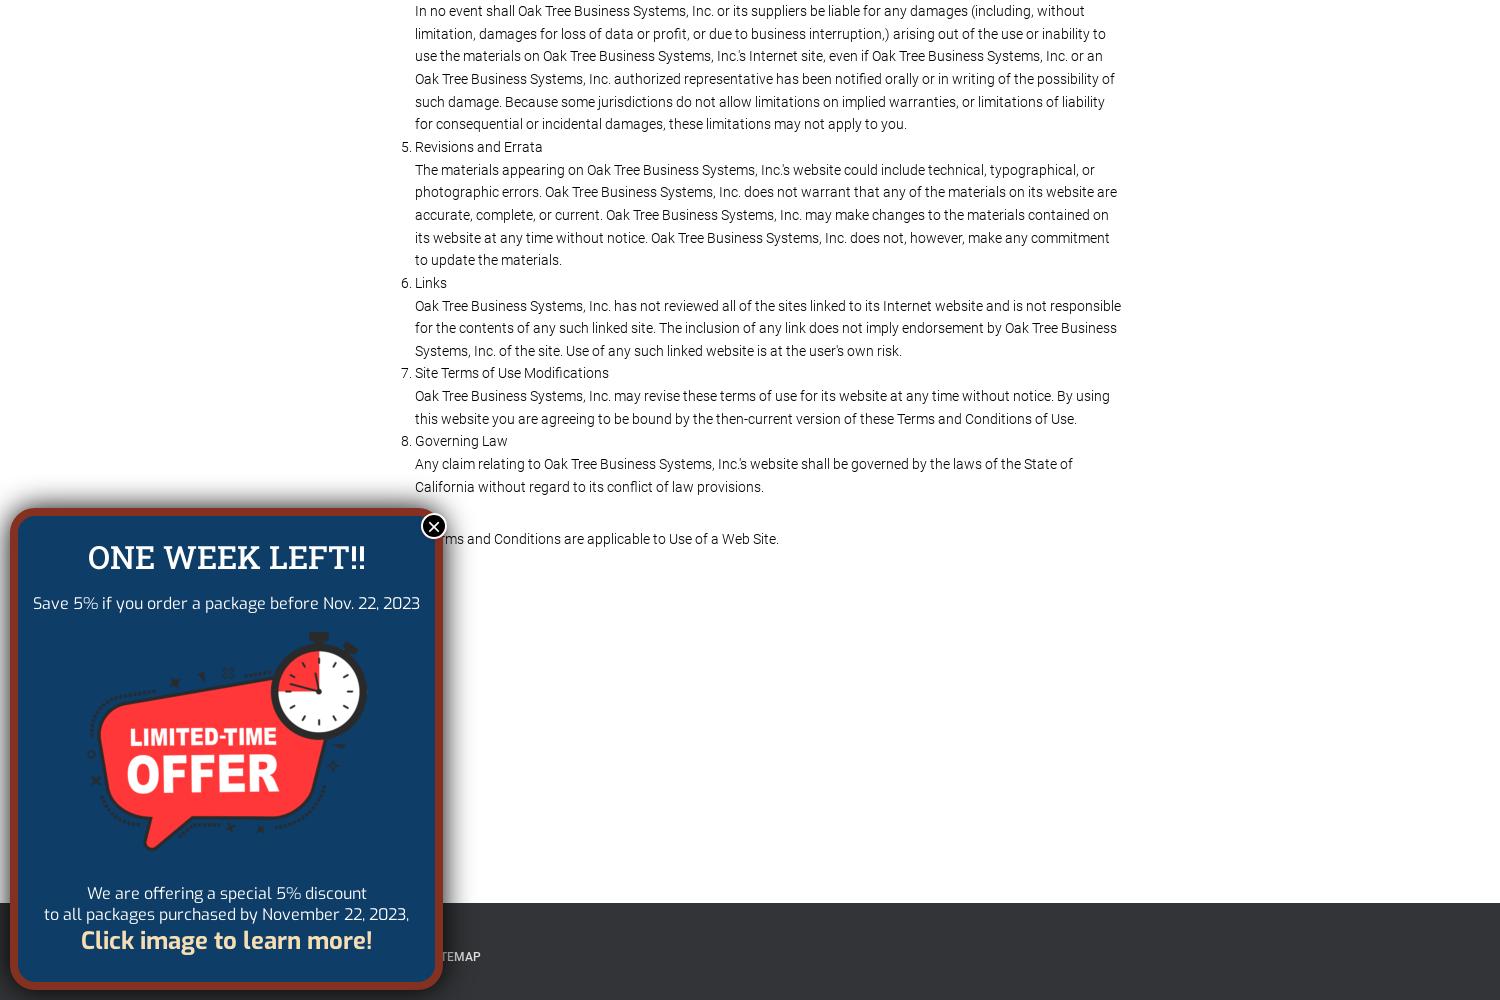 This screenshot has width=1500, height=1000. What do you see at coordinates (576, 539) in the screenshot?
I see `'General Terms and Conditions are applicable to Use of a Web Site.'` at bounding box center [576, 539].